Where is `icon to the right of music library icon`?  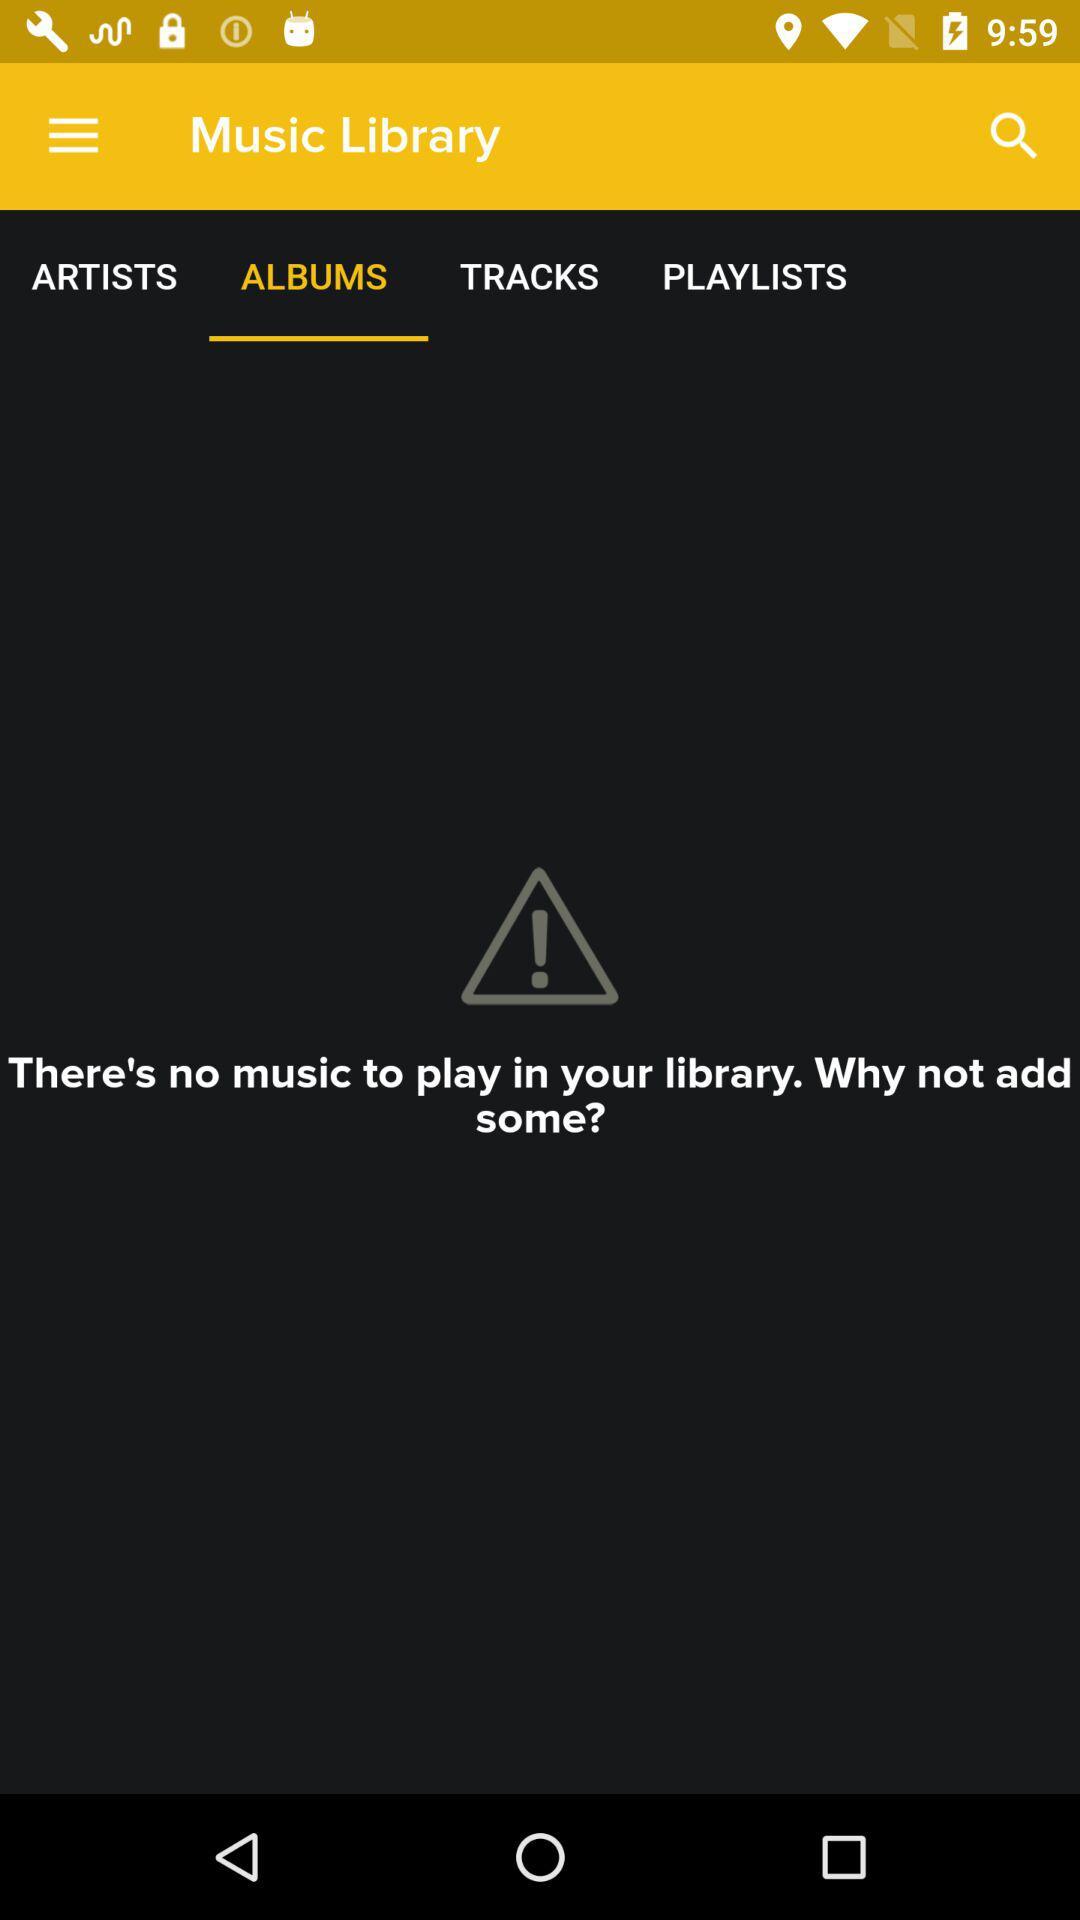 icon to the right of music library icon is located at coordinates (1014, 135).